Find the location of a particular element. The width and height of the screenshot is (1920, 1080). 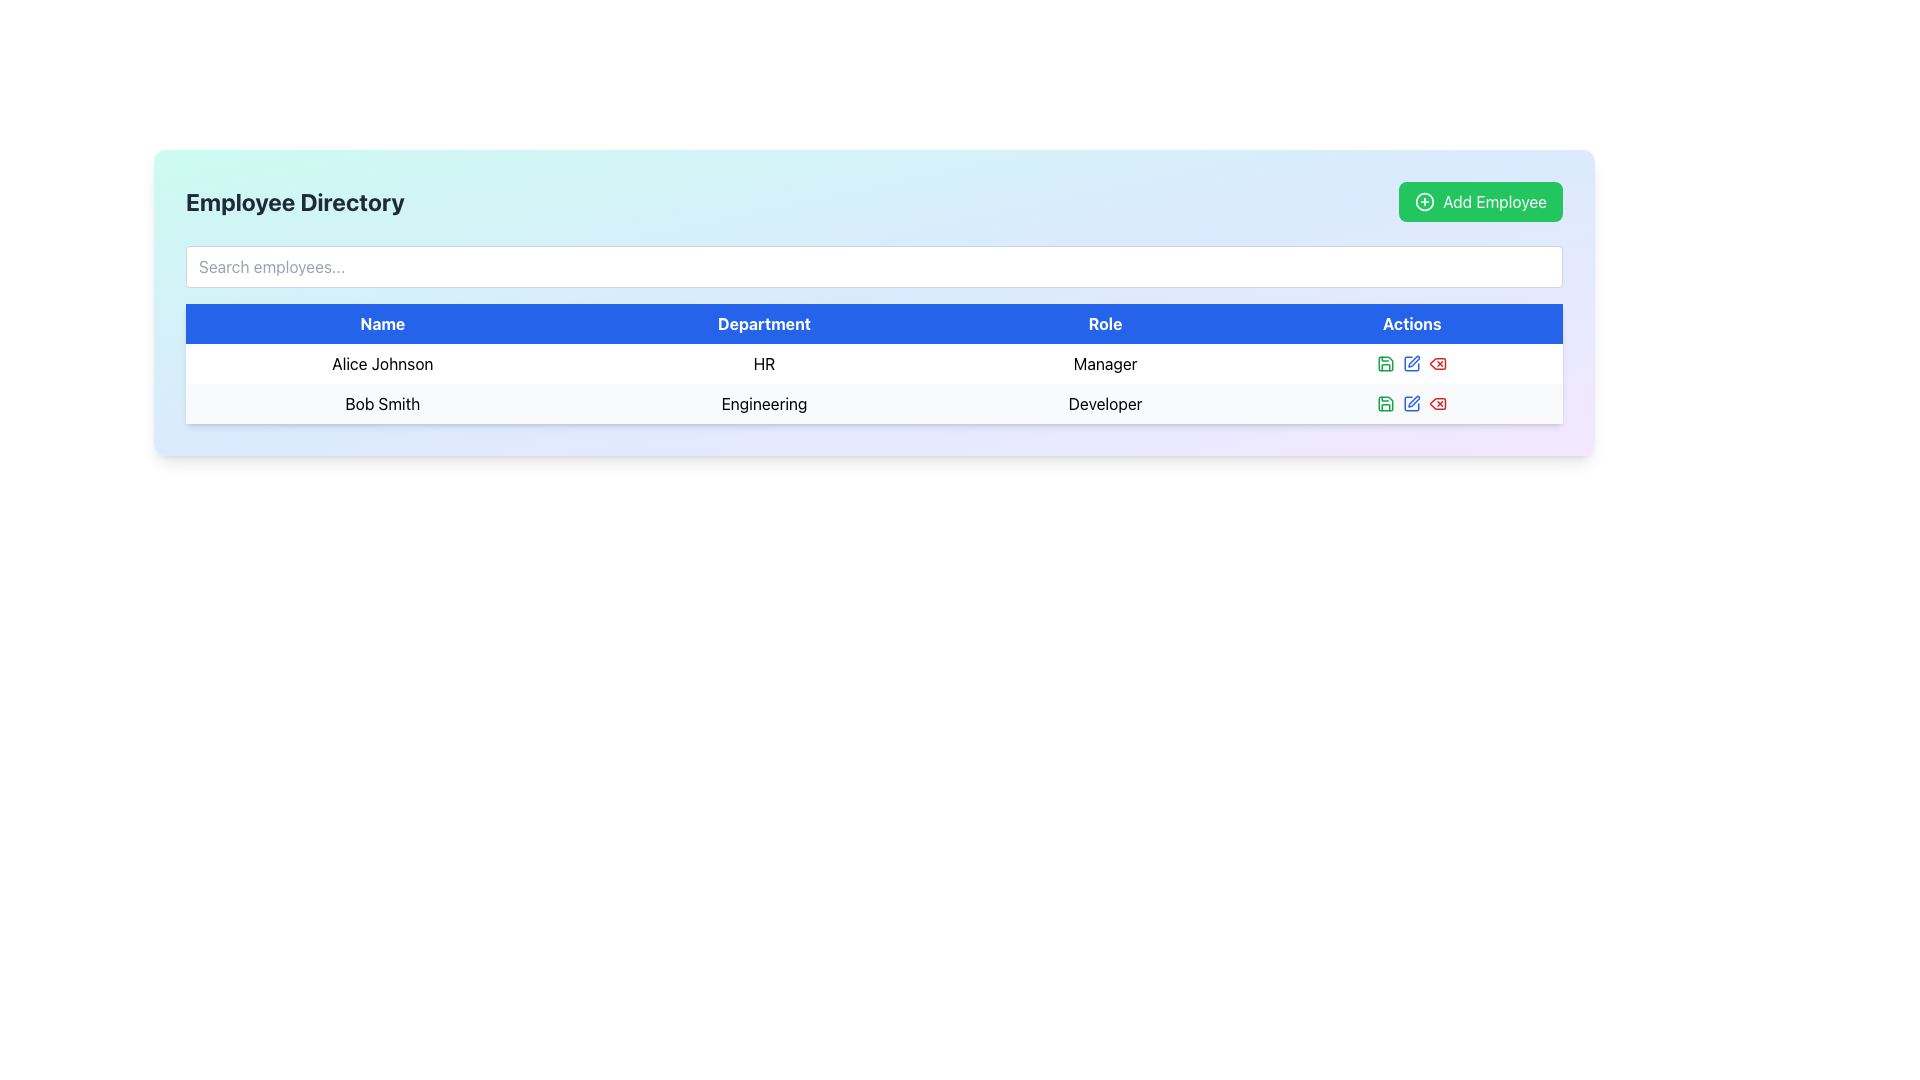

the edit button icon in the 'Actions' column of the second row, which corresponds to the entry 'Bob Smith' is located at coordinates (1411, 404).